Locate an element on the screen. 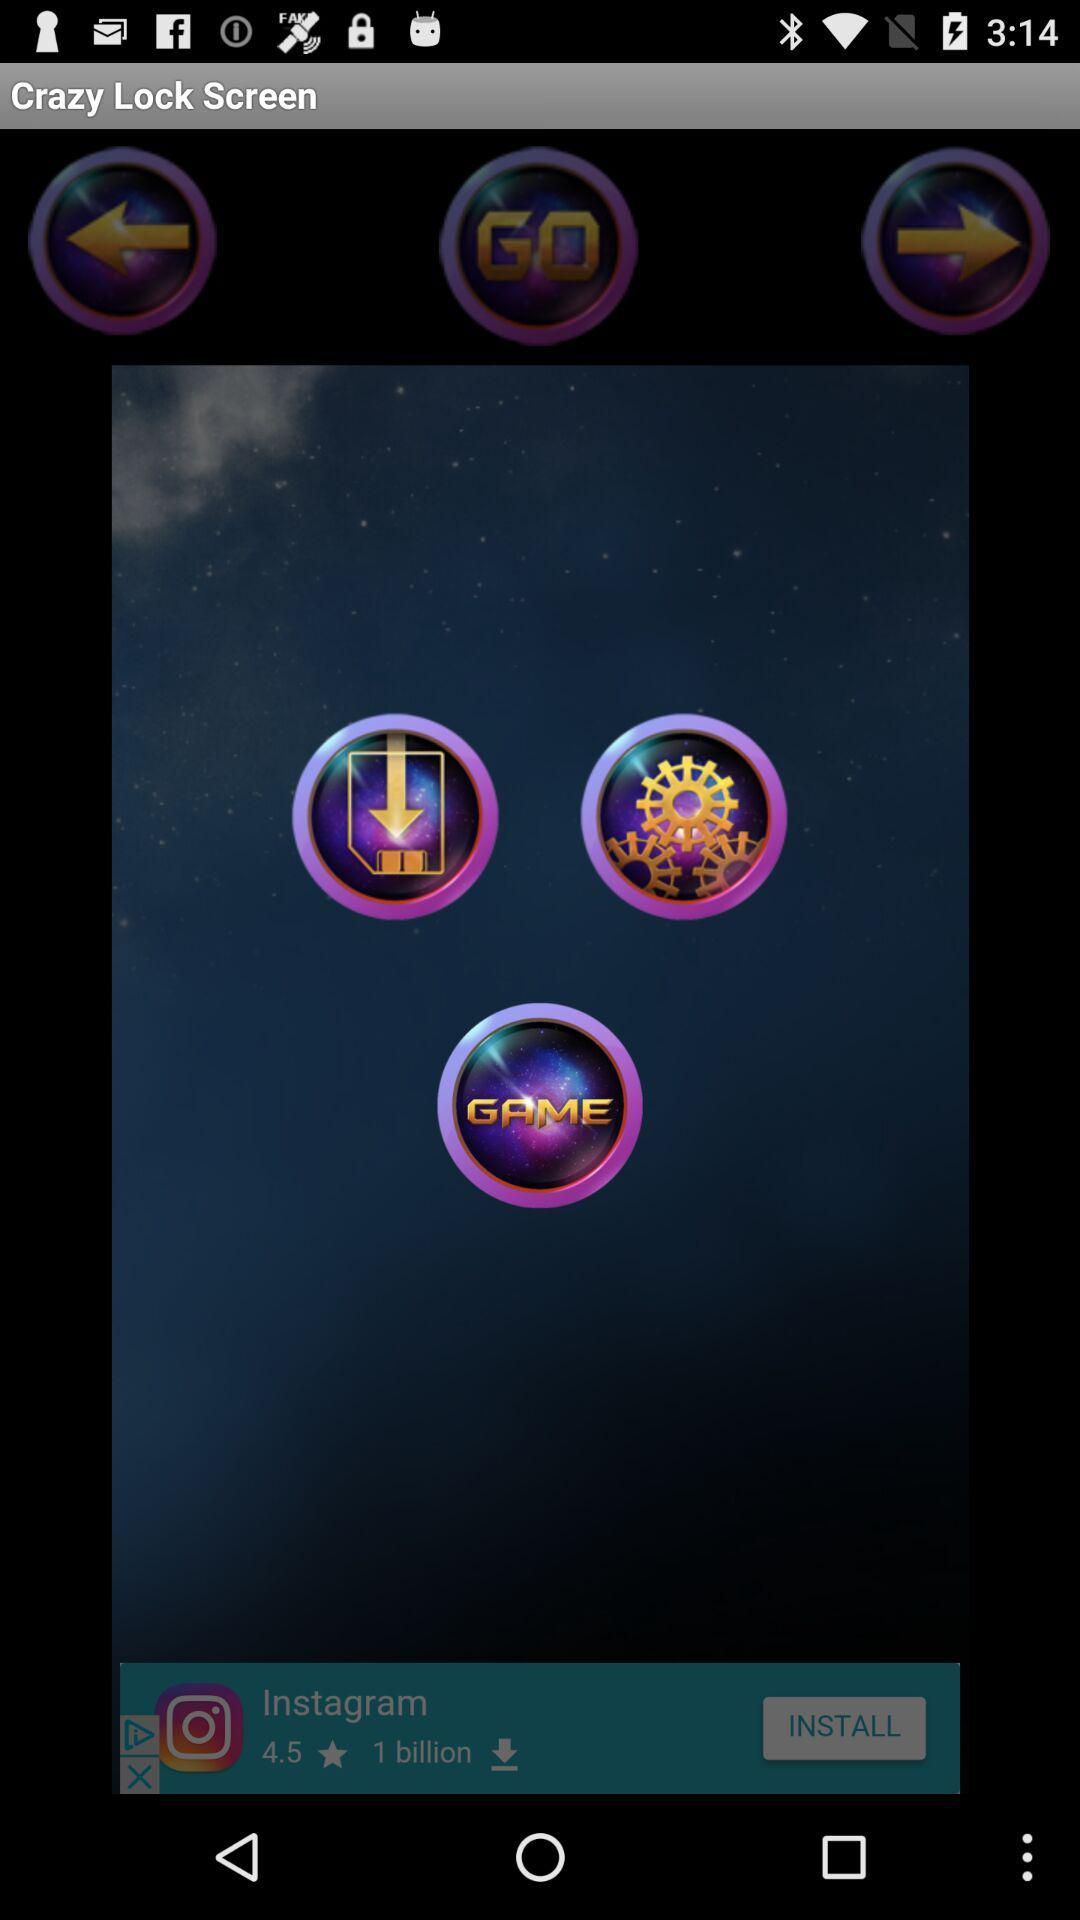  game is located at coordinates (540, 1104).